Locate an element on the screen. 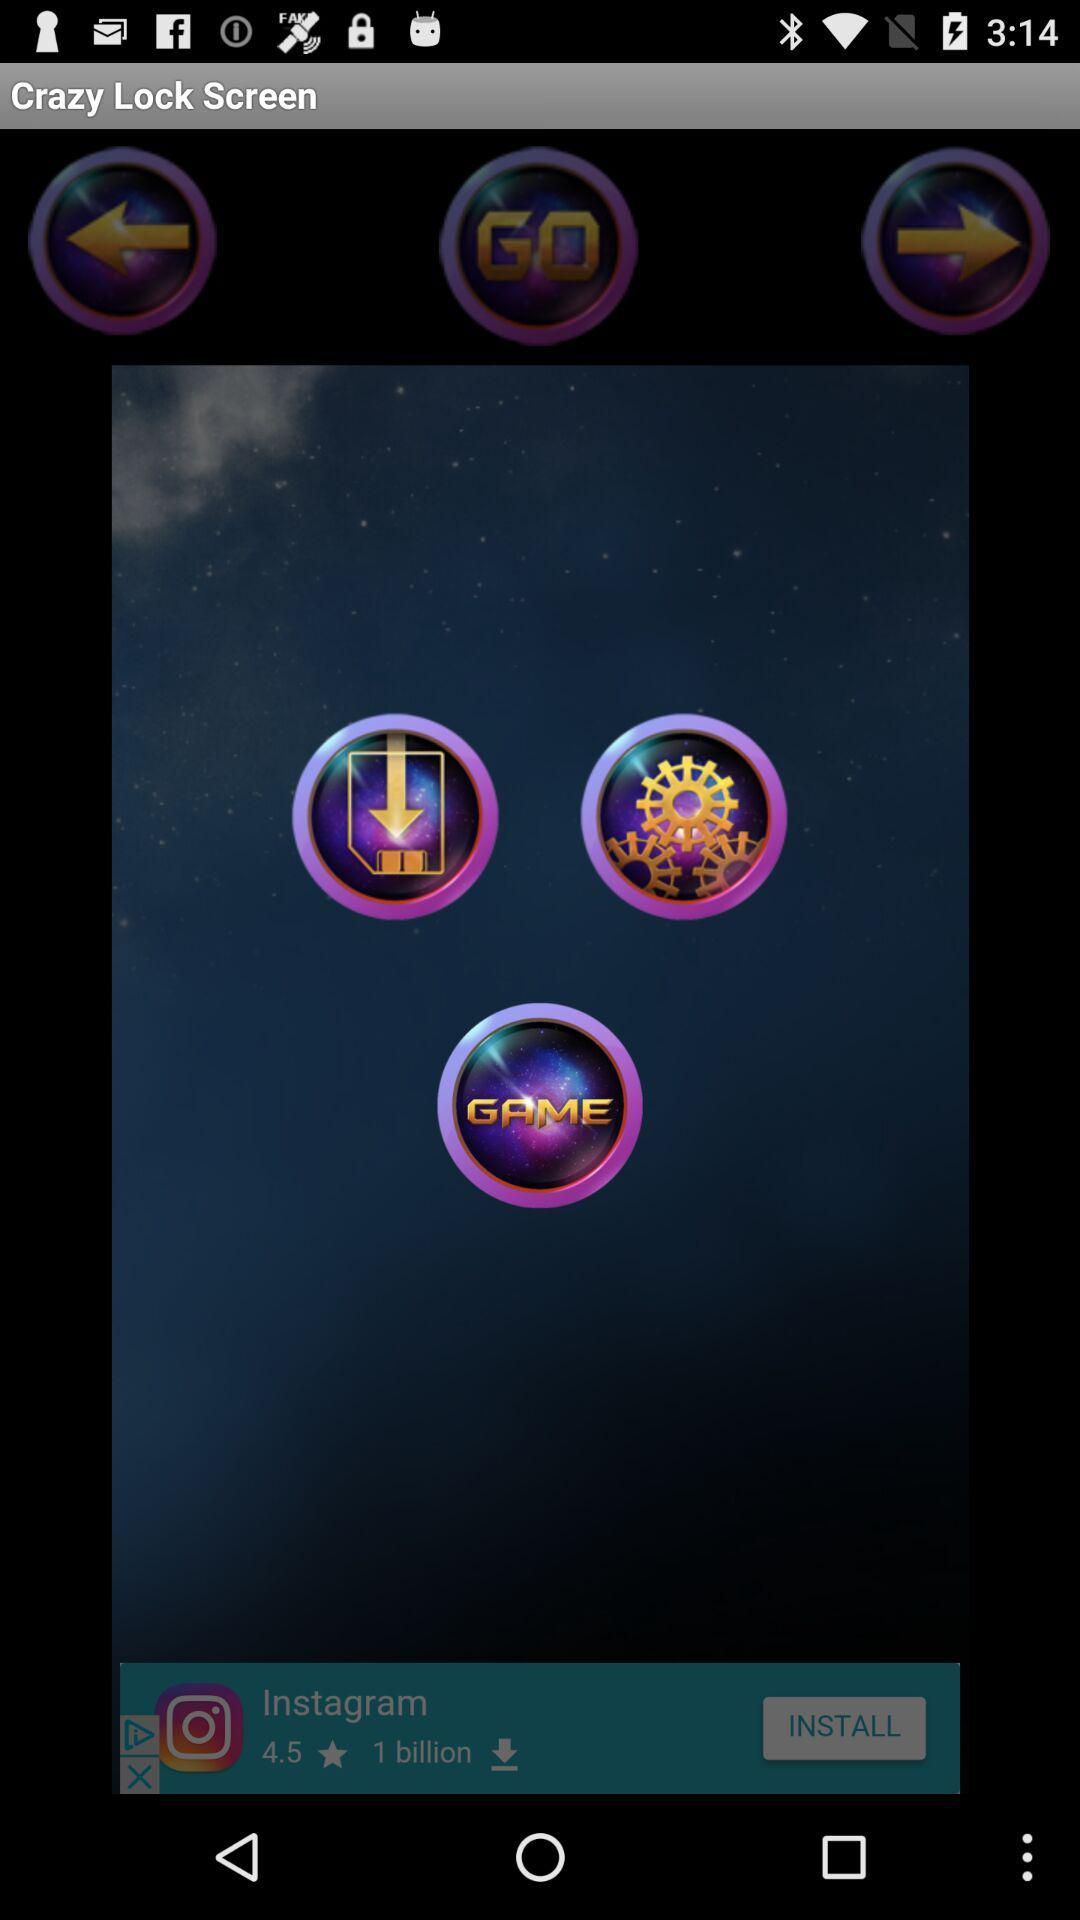  game is located at coordinates (540, 1104).